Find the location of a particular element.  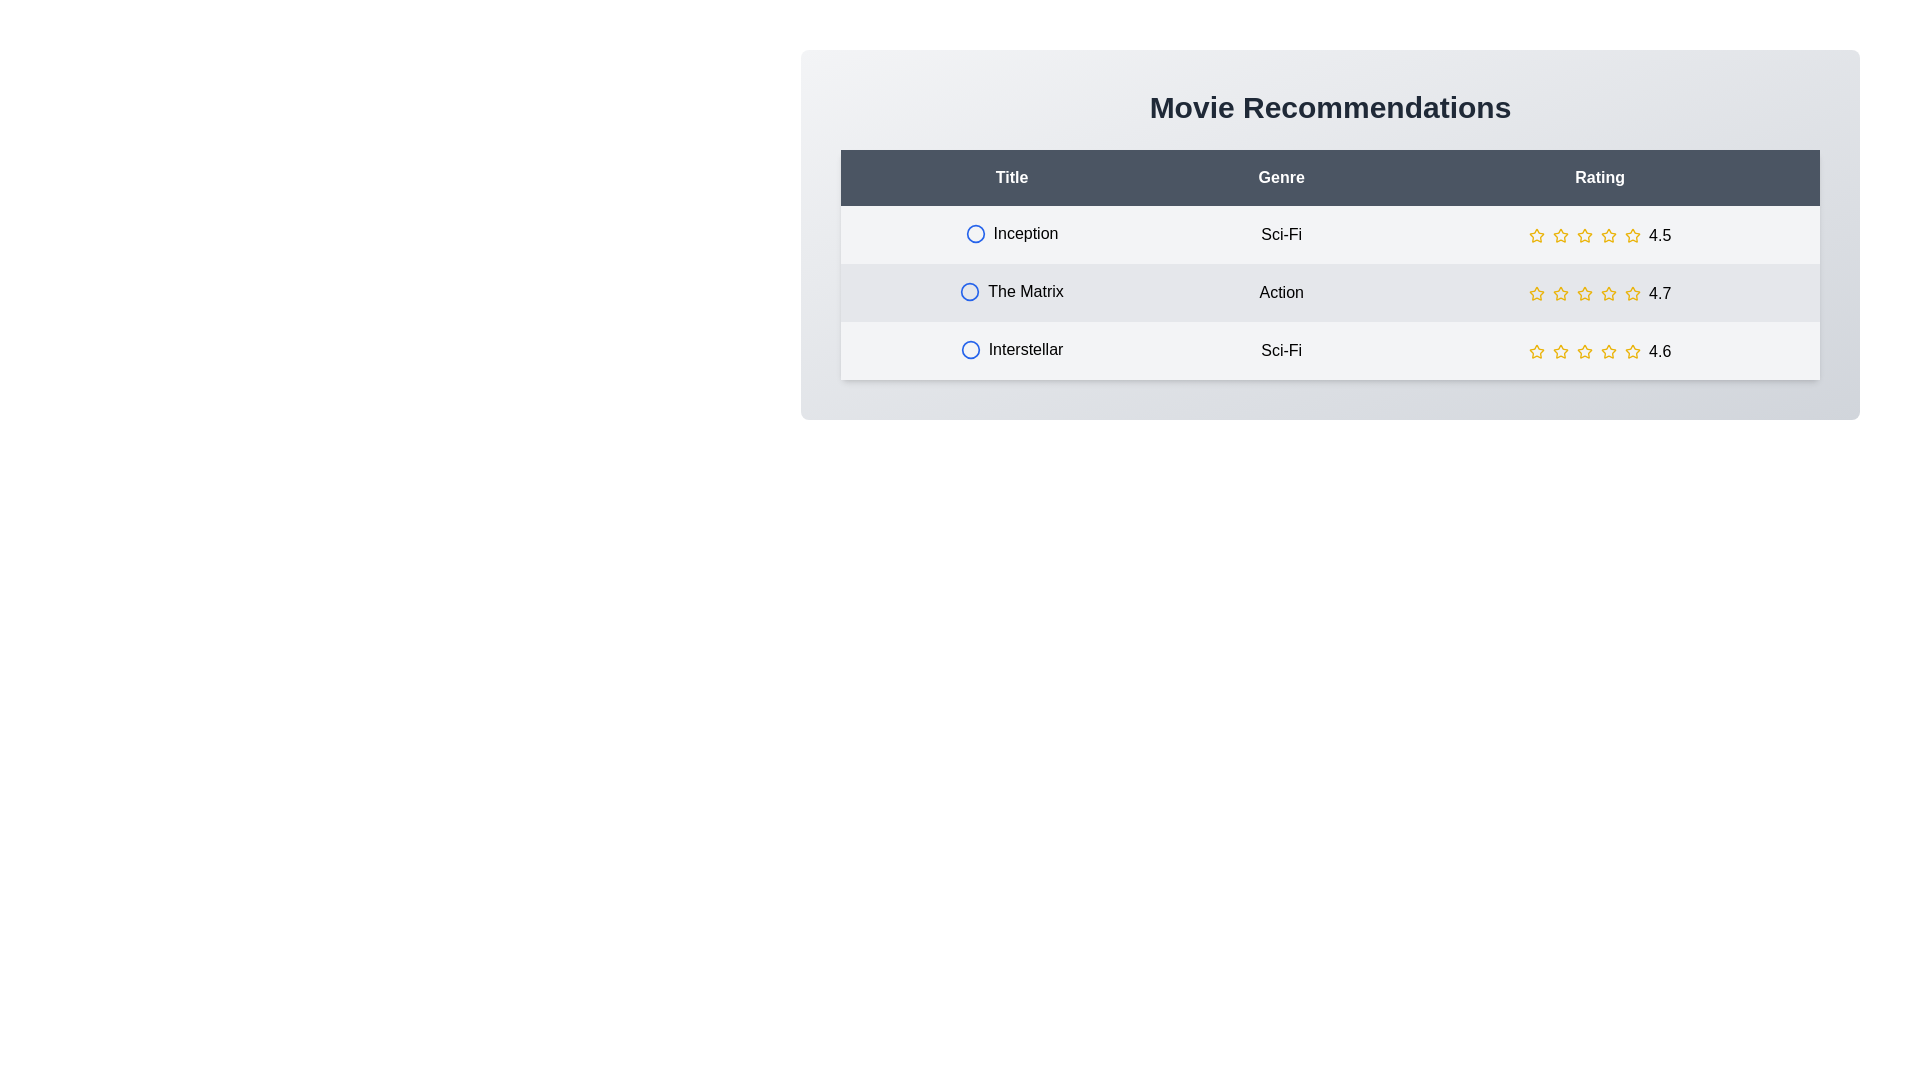

the row corresponding to Inception is located at coordinates (1330, 234).